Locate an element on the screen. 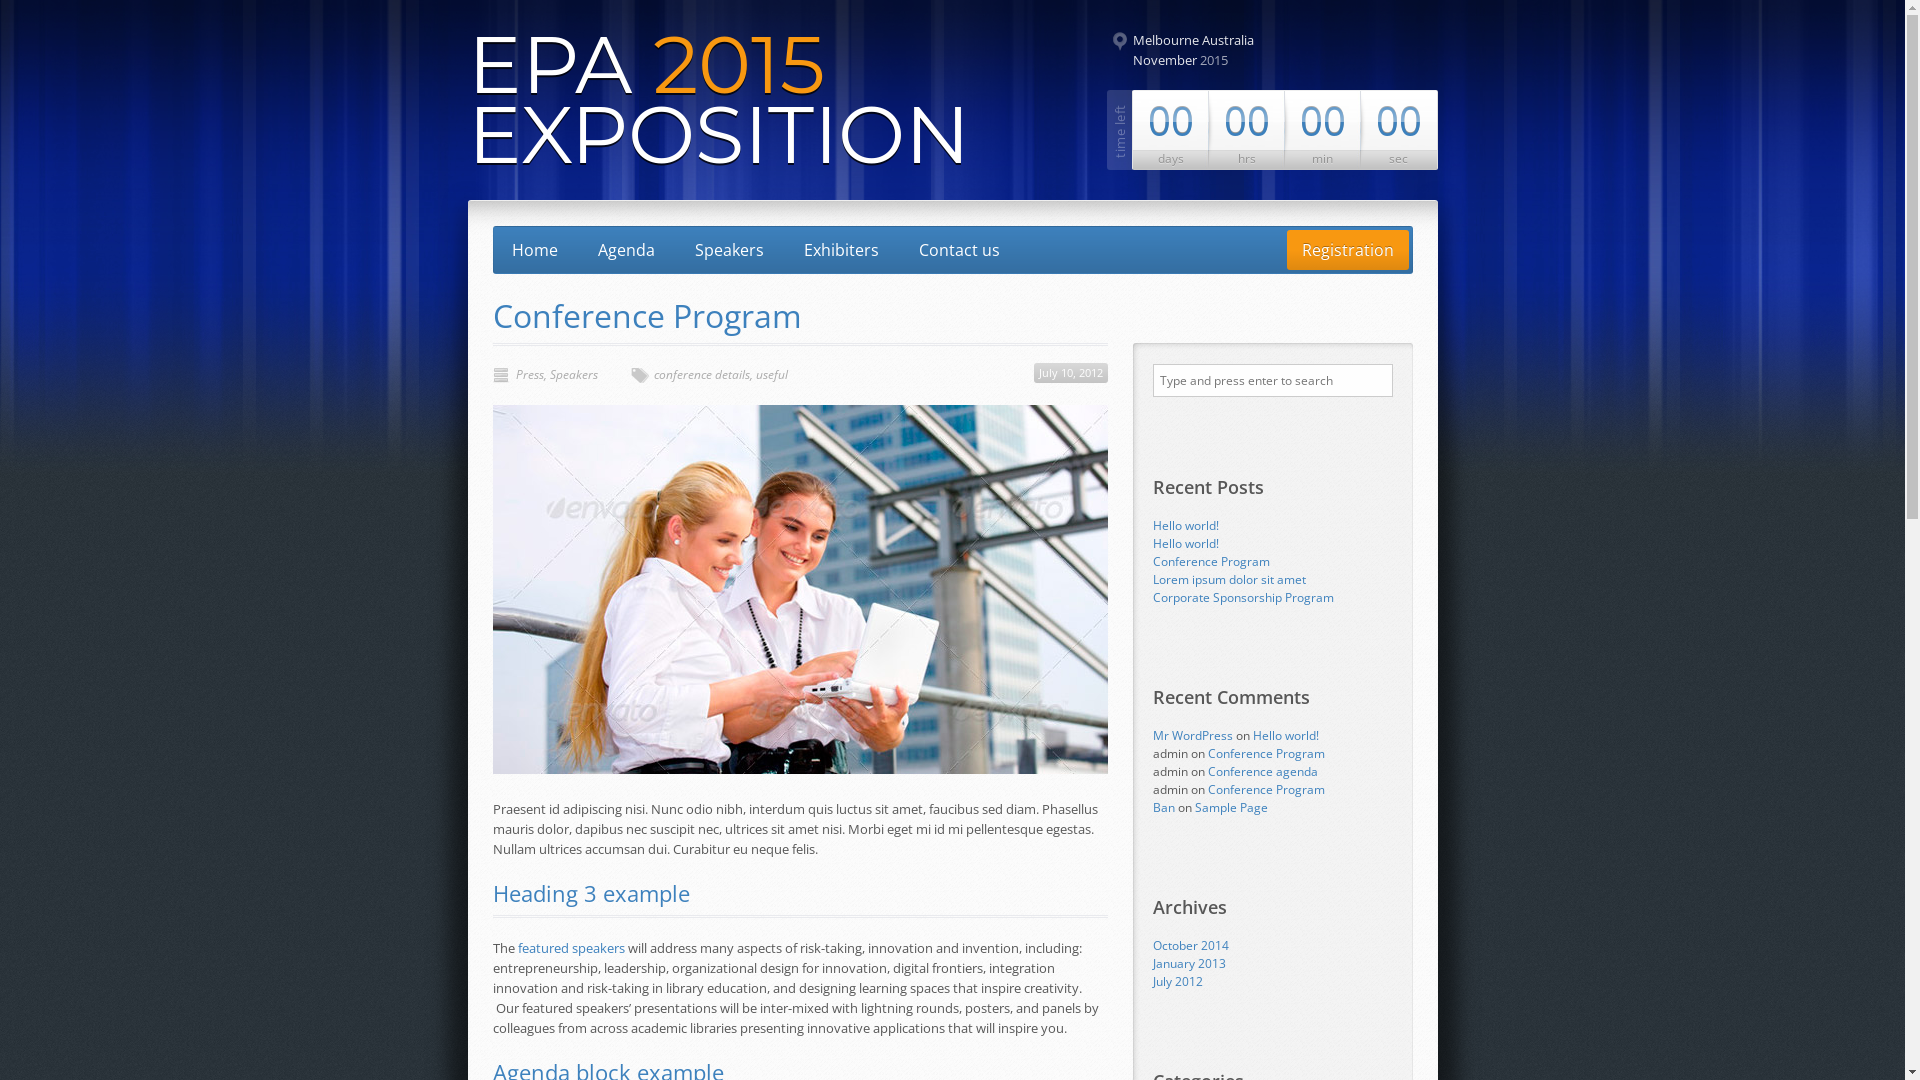 The height and width of the screenshot is (1080, 1920). 'January 2013' is located at coordinates (1152, 962).